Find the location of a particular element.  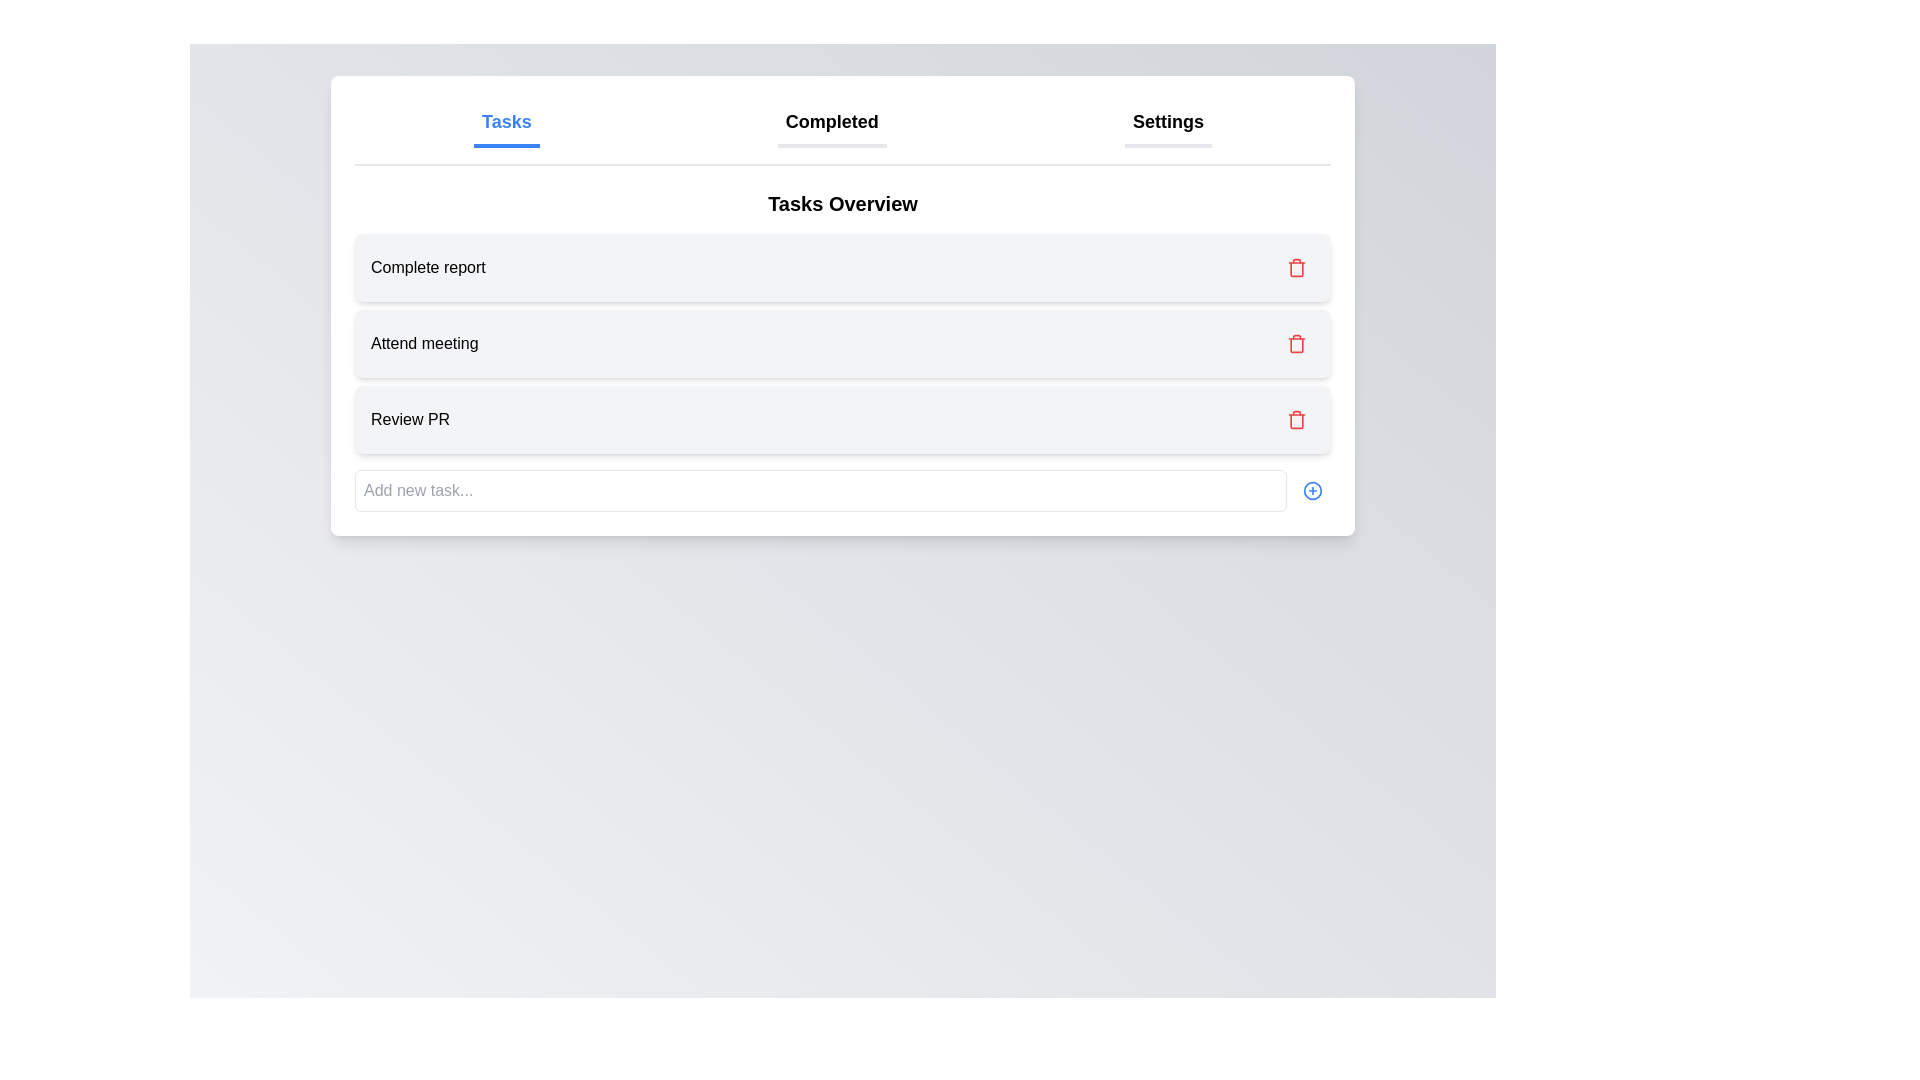

the red trash can icon in the bottom right corner of the 'Review PR' task card to receive visual feedback is located at coordinates (1296, 419).